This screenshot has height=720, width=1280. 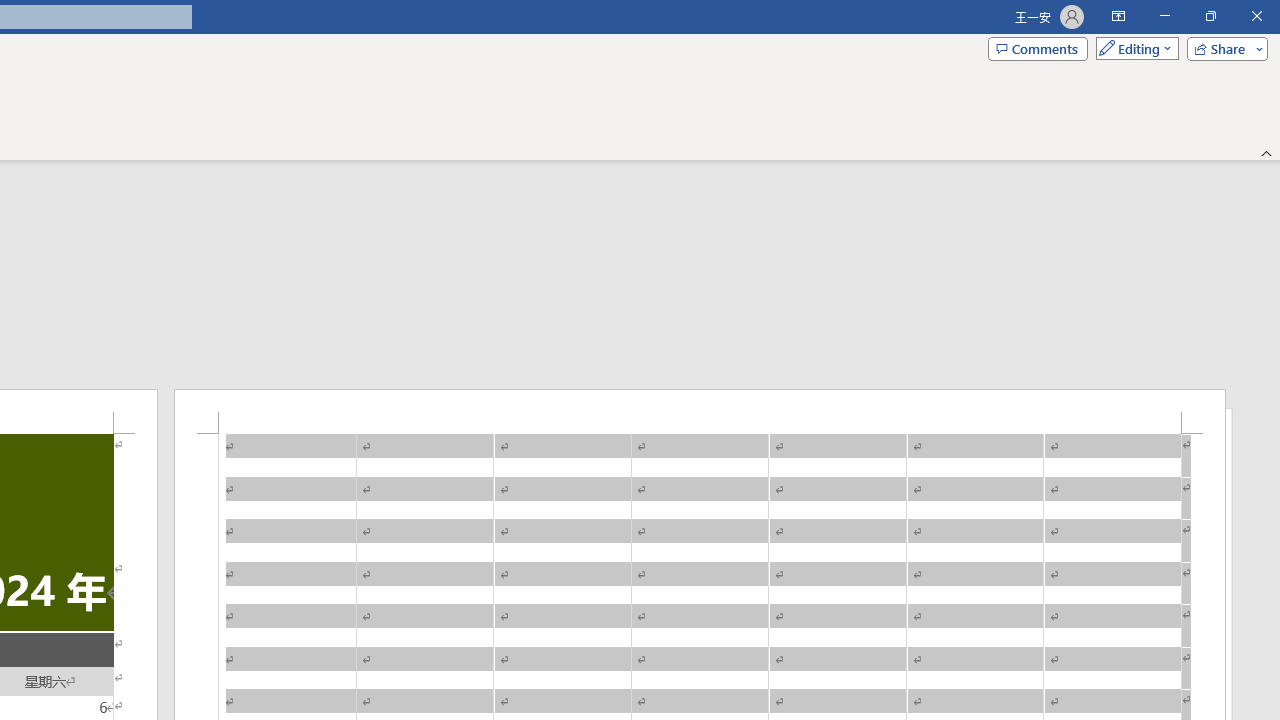 I want to click on 'Comments', so click(x=1038, y=47).